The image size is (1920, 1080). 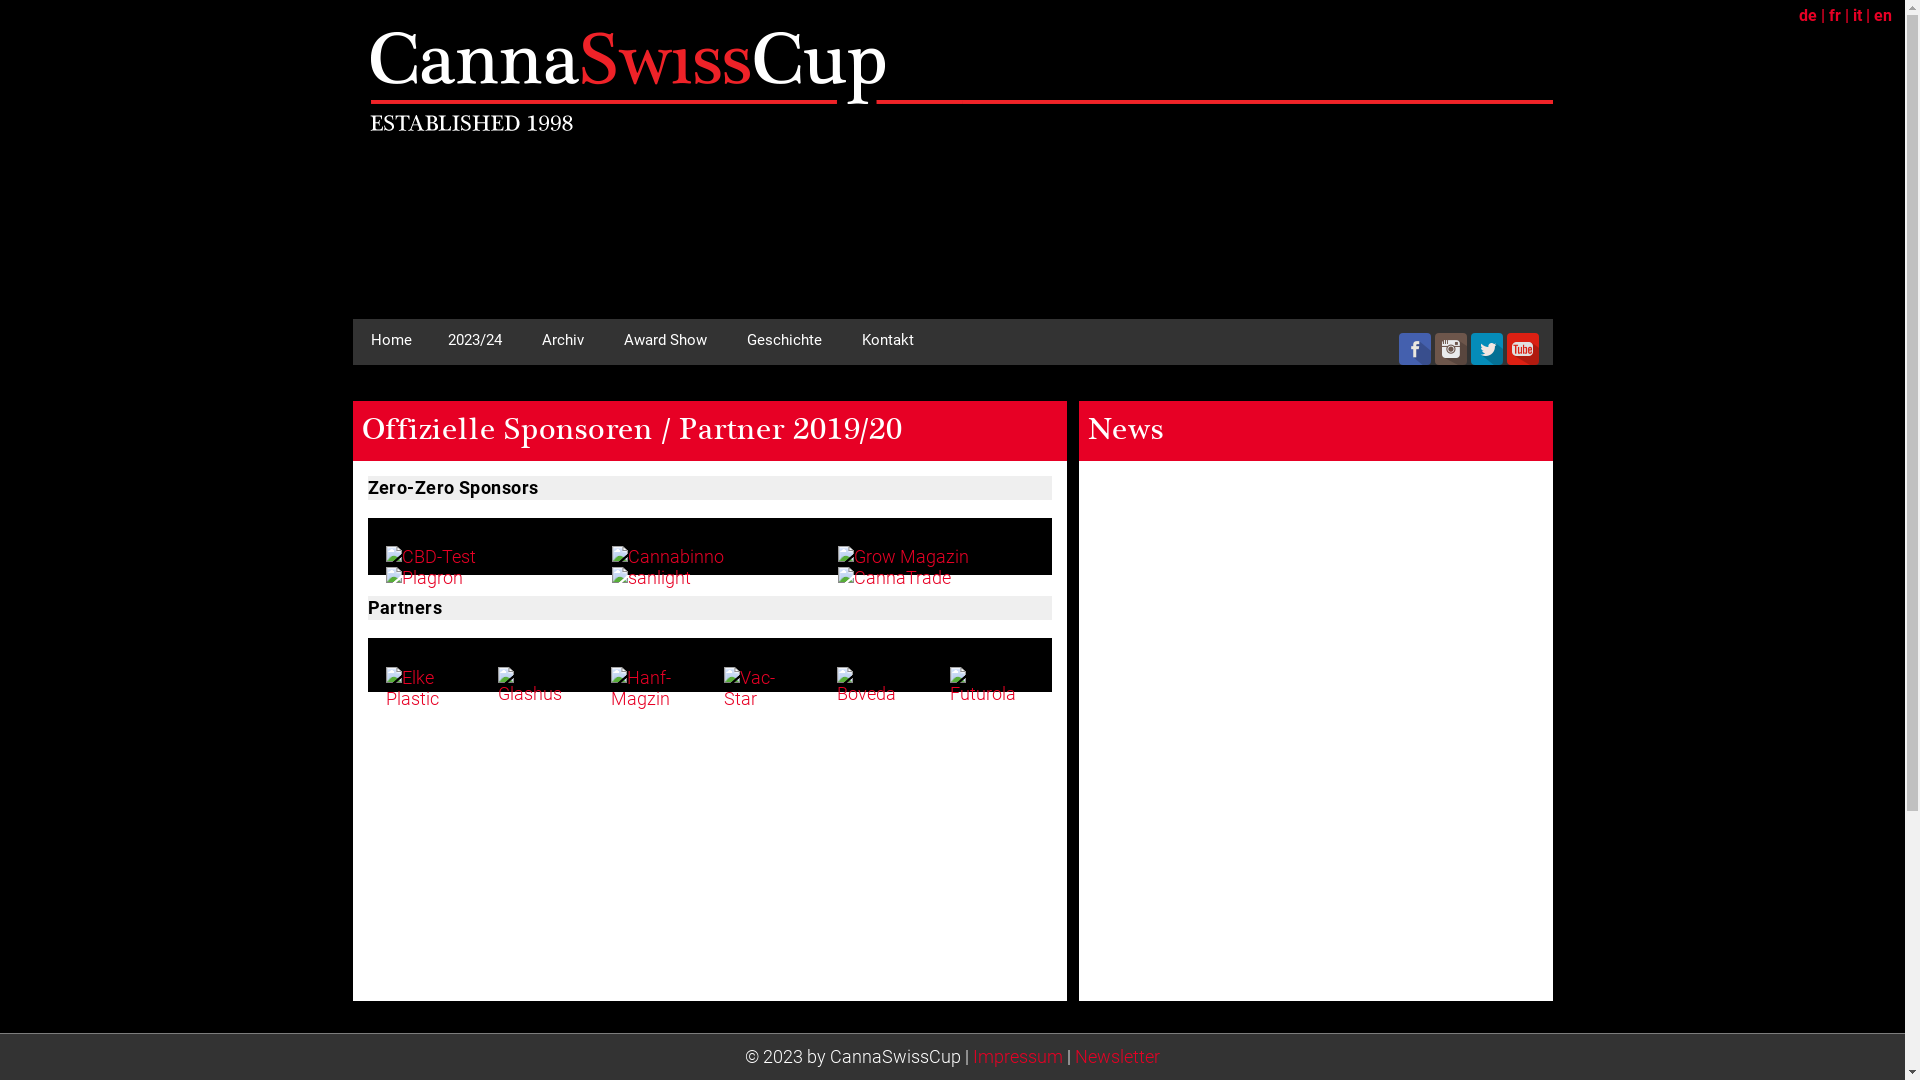 What do you see at coordinates (1116, 1055) in the screenshot?
I see `'Newsletter'` at bounding box center [1116, 1055].